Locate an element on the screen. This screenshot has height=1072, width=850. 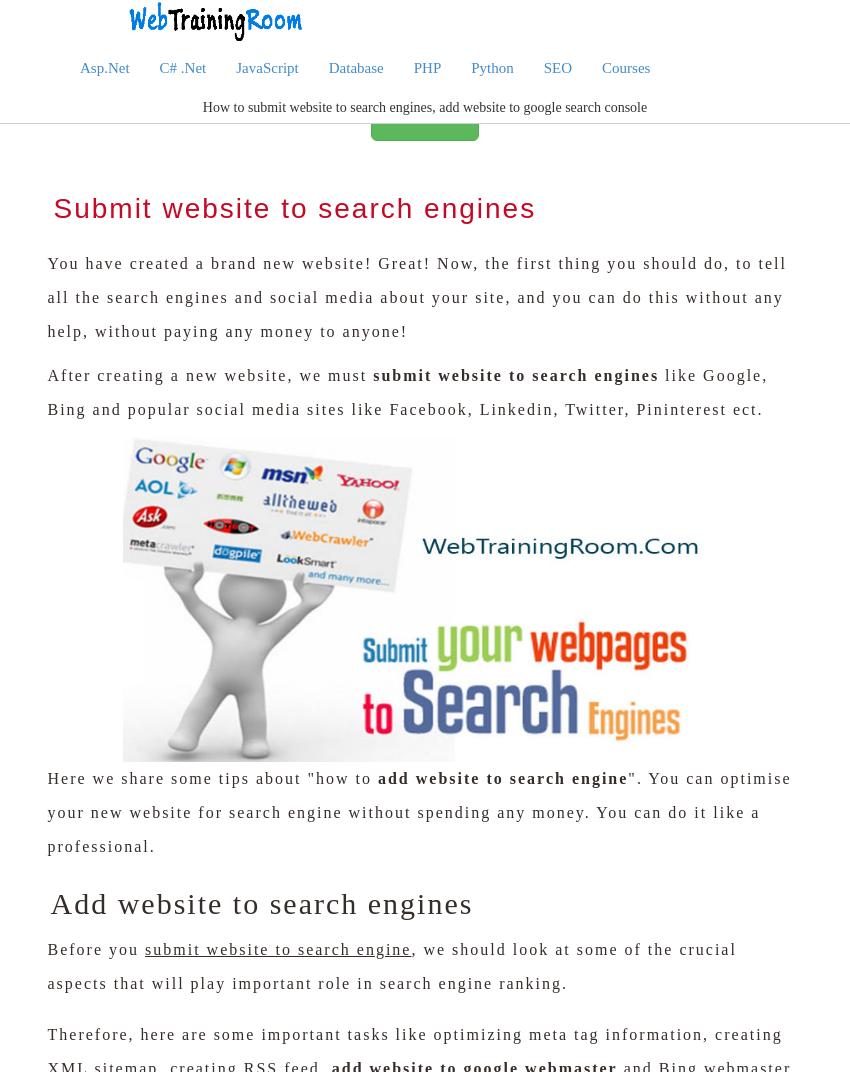
'submit website to search engines' is located at coordinates (515, 374).